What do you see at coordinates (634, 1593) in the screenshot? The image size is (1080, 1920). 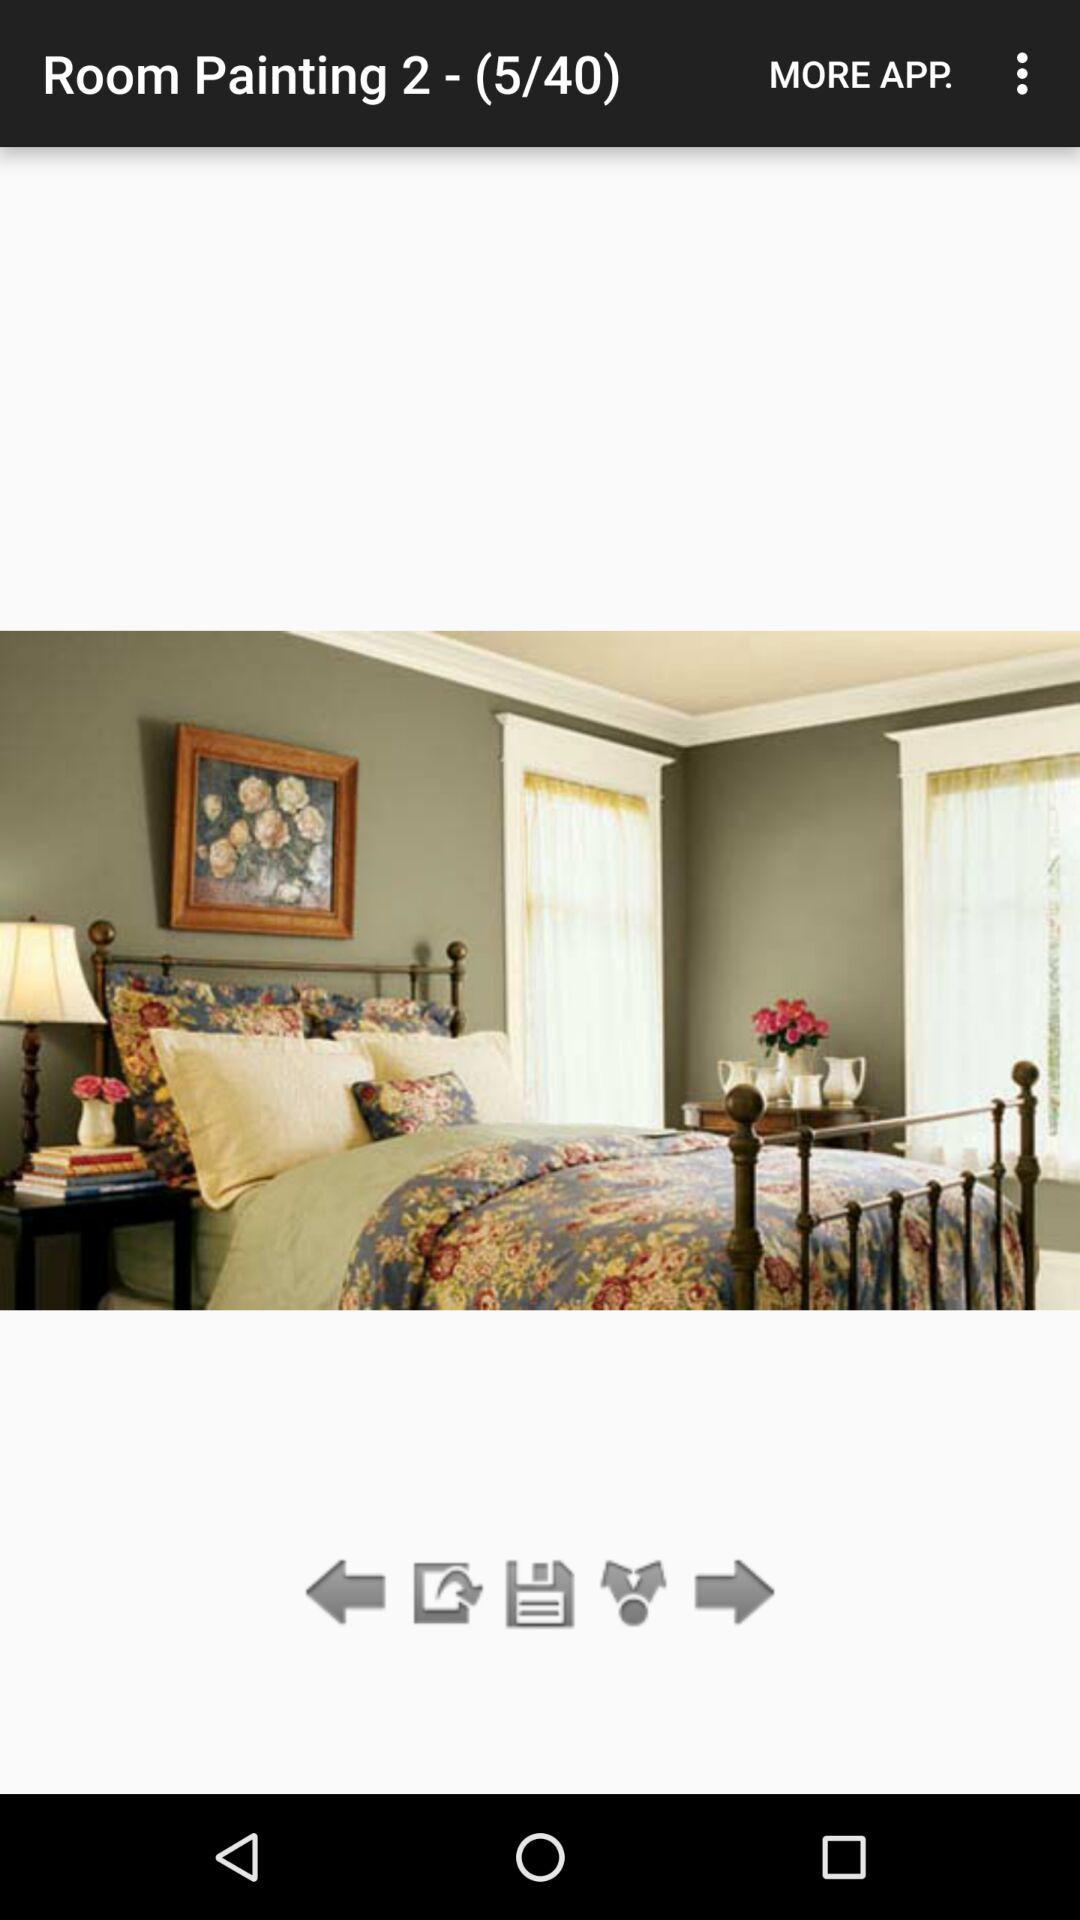 I see `the share icon` at bounding box center [634, 1593].